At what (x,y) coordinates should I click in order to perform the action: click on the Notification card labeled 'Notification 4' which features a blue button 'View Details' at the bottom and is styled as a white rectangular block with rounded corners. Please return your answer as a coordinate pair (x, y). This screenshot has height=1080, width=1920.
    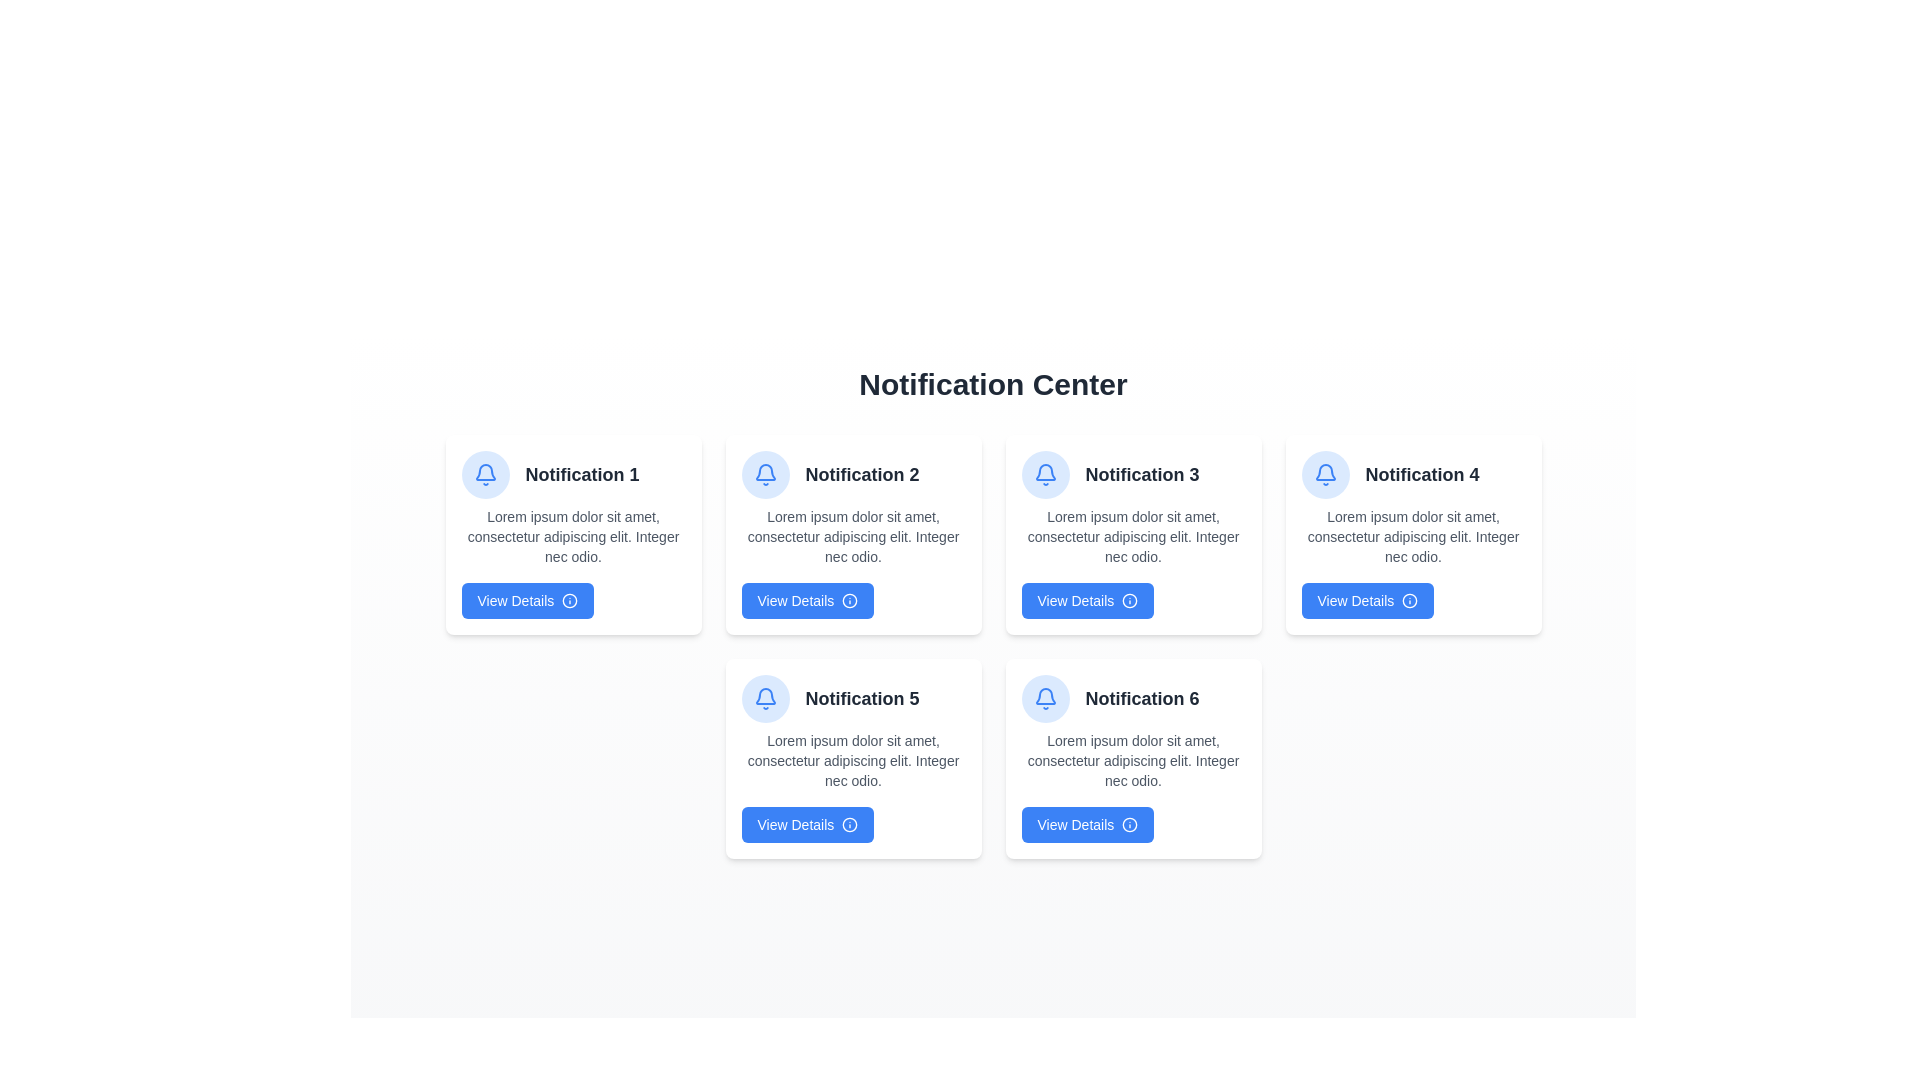
    Looking at the image, I should click on (1412, 534).